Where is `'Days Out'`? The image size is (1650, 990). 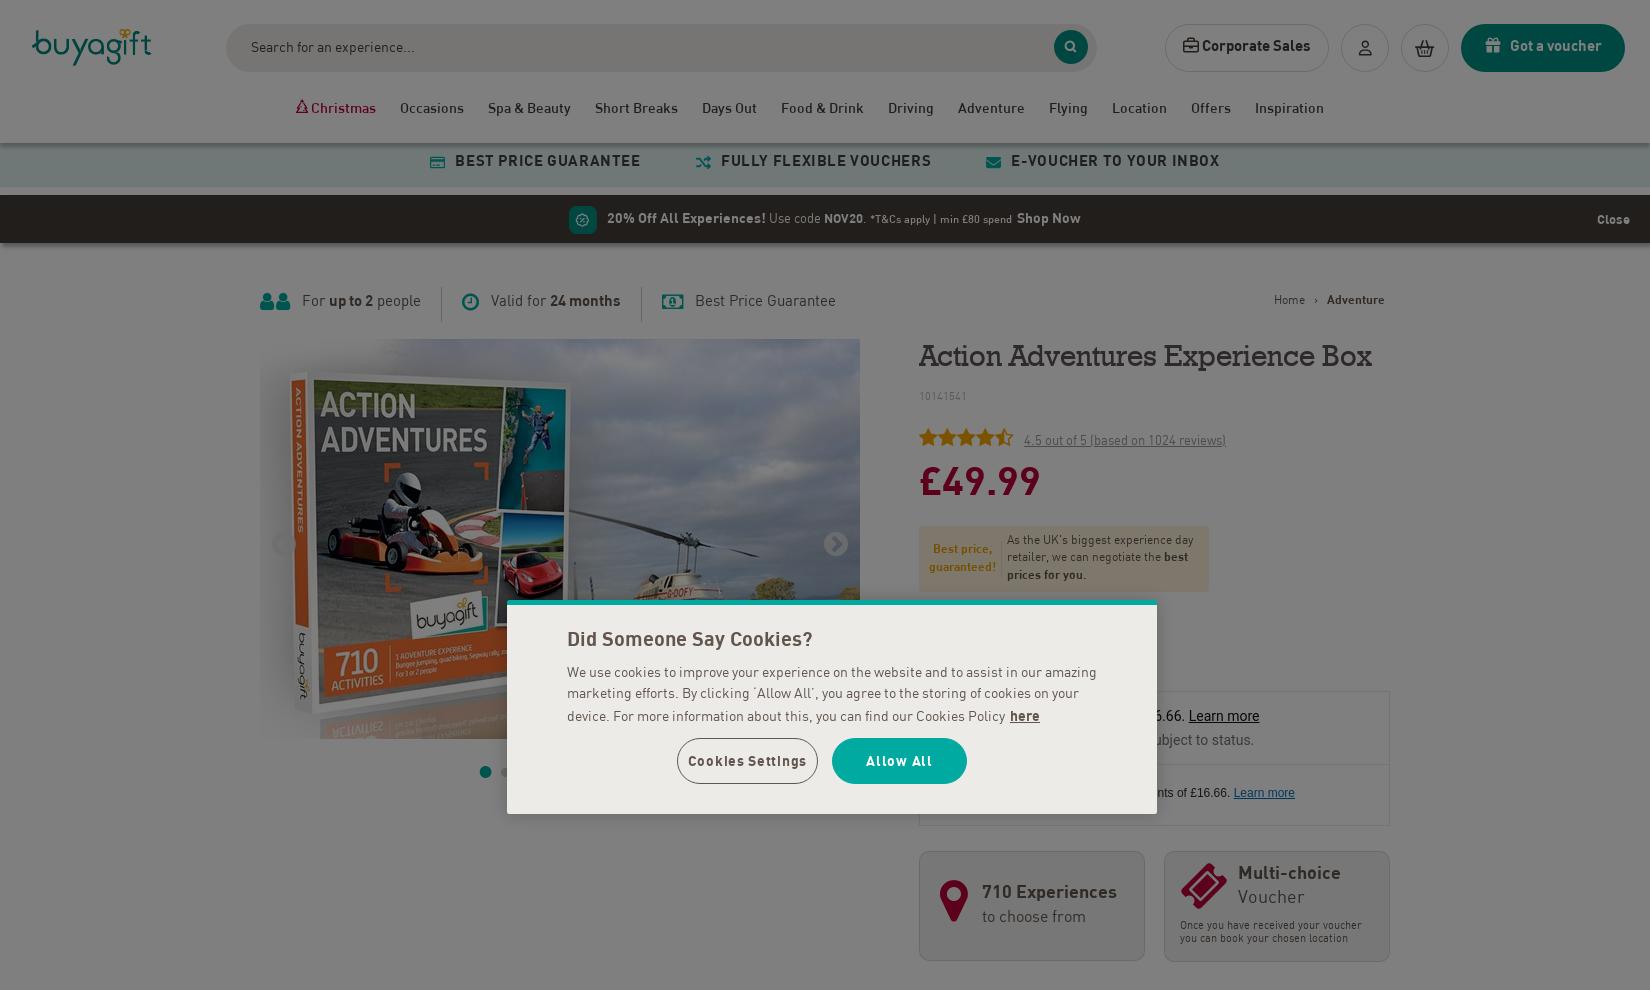 'Days Out' is located at coordinates (728, 107).